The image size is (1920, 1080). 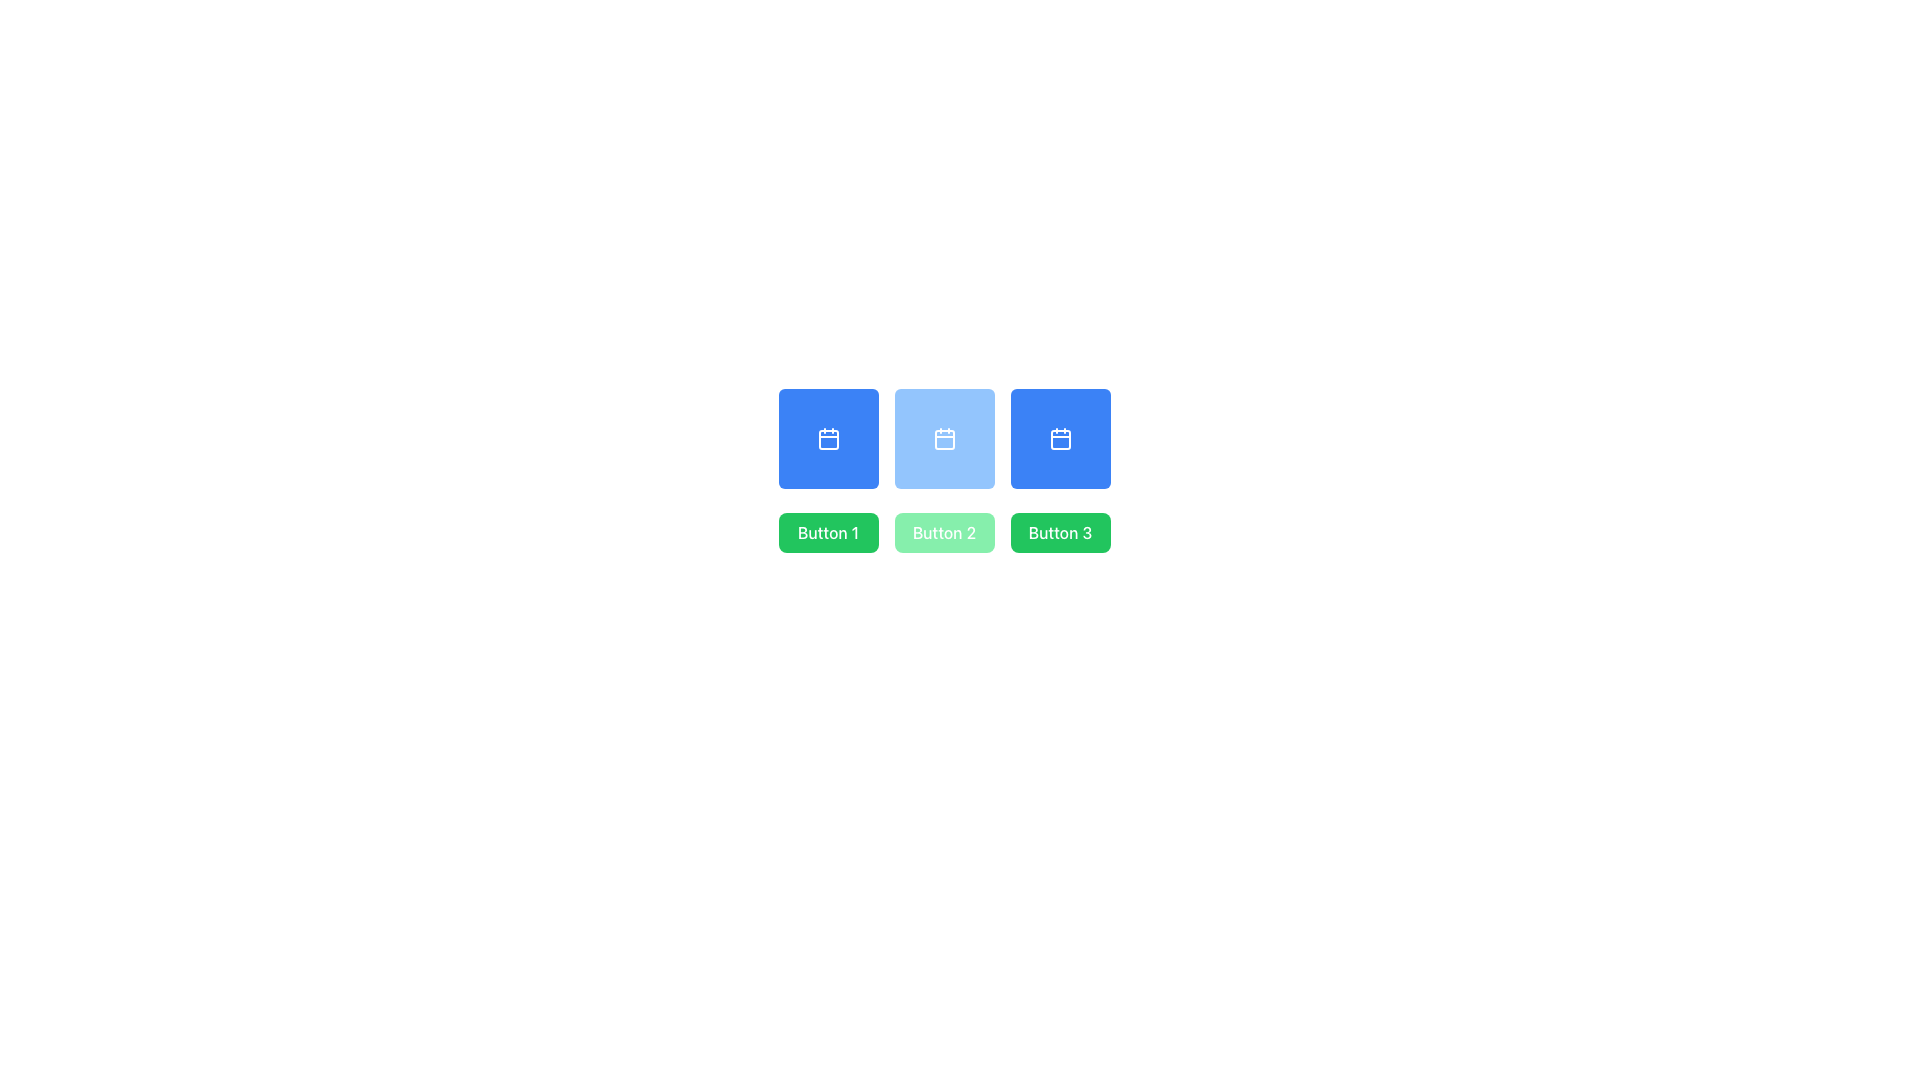 What do you see at coordinates (943, 531) in the screenshot?
I see `the middle button labeled 'Button 2' in the horizontally aligned group of buttons with distinct background colors and white text` at bounding box center [943, 531].